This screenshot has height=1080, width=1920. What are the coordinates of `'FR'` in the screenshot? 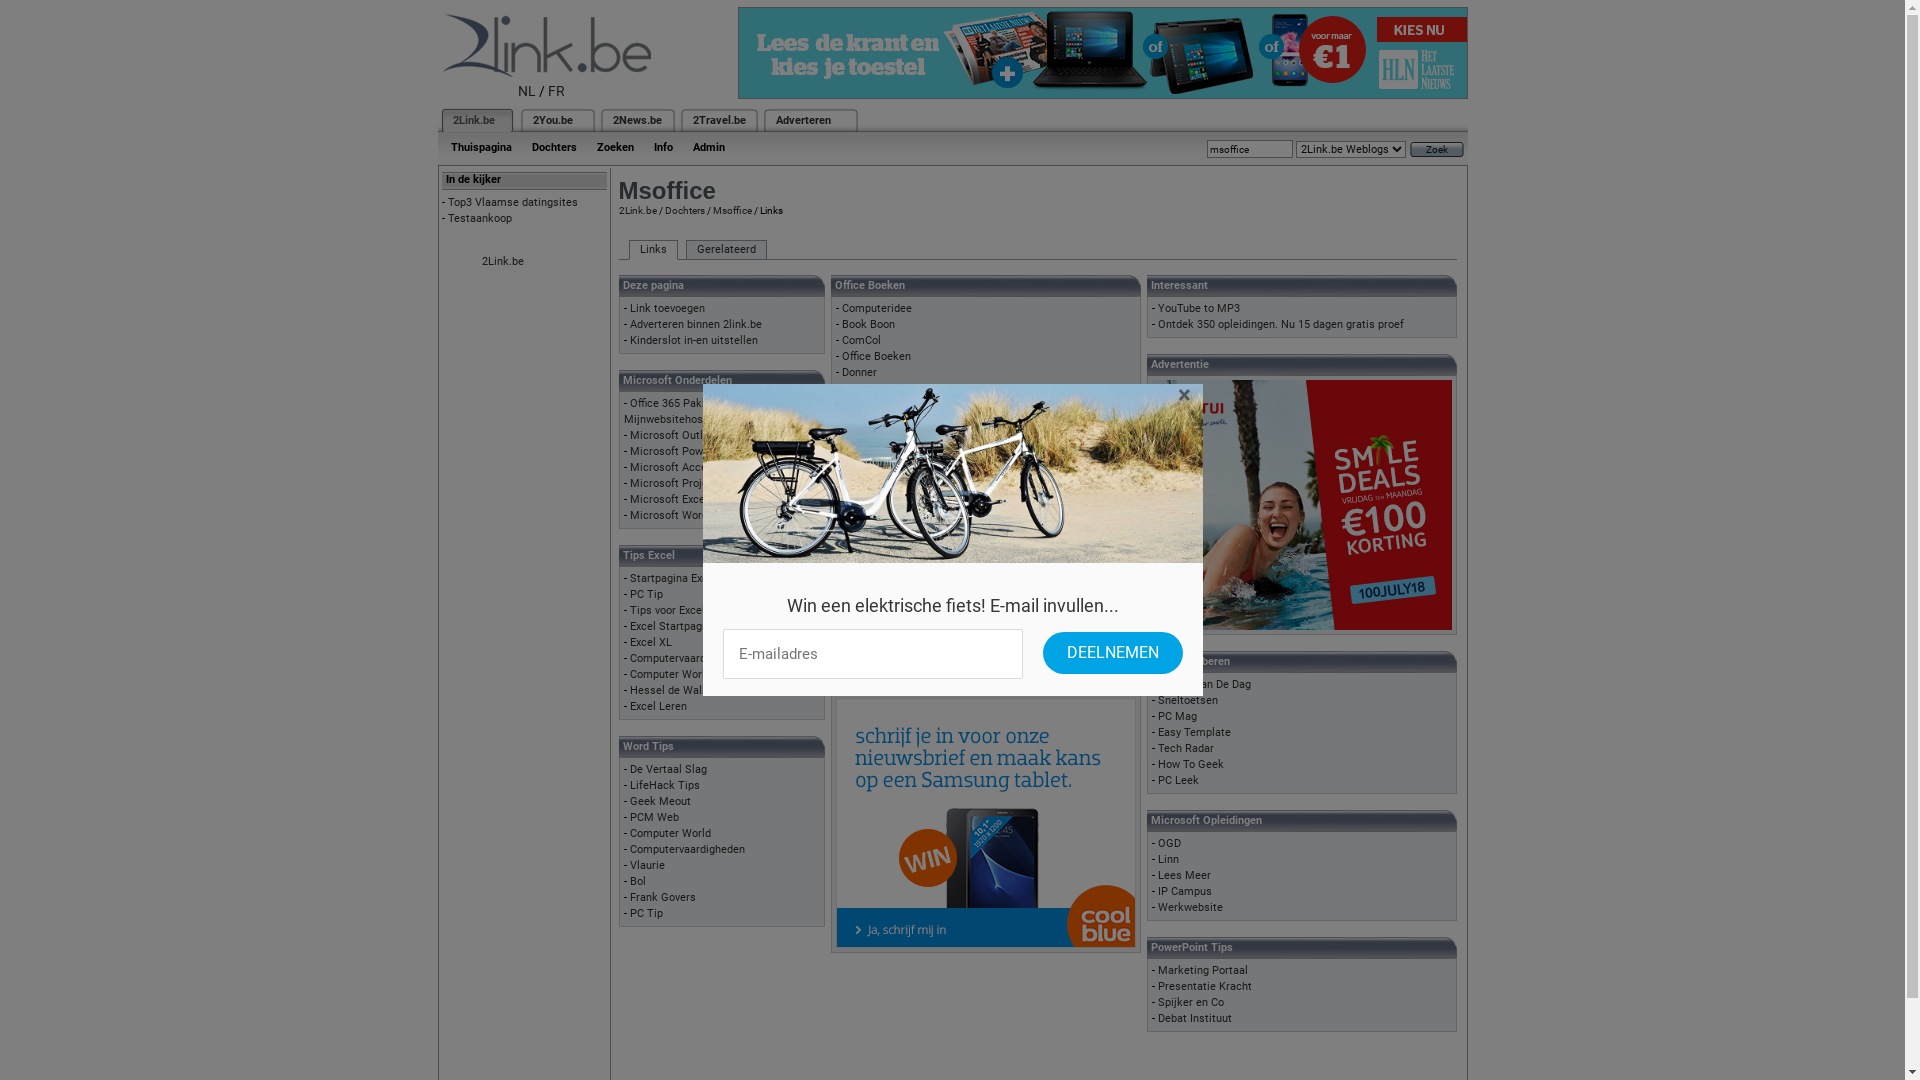 It's located at (556, 91).